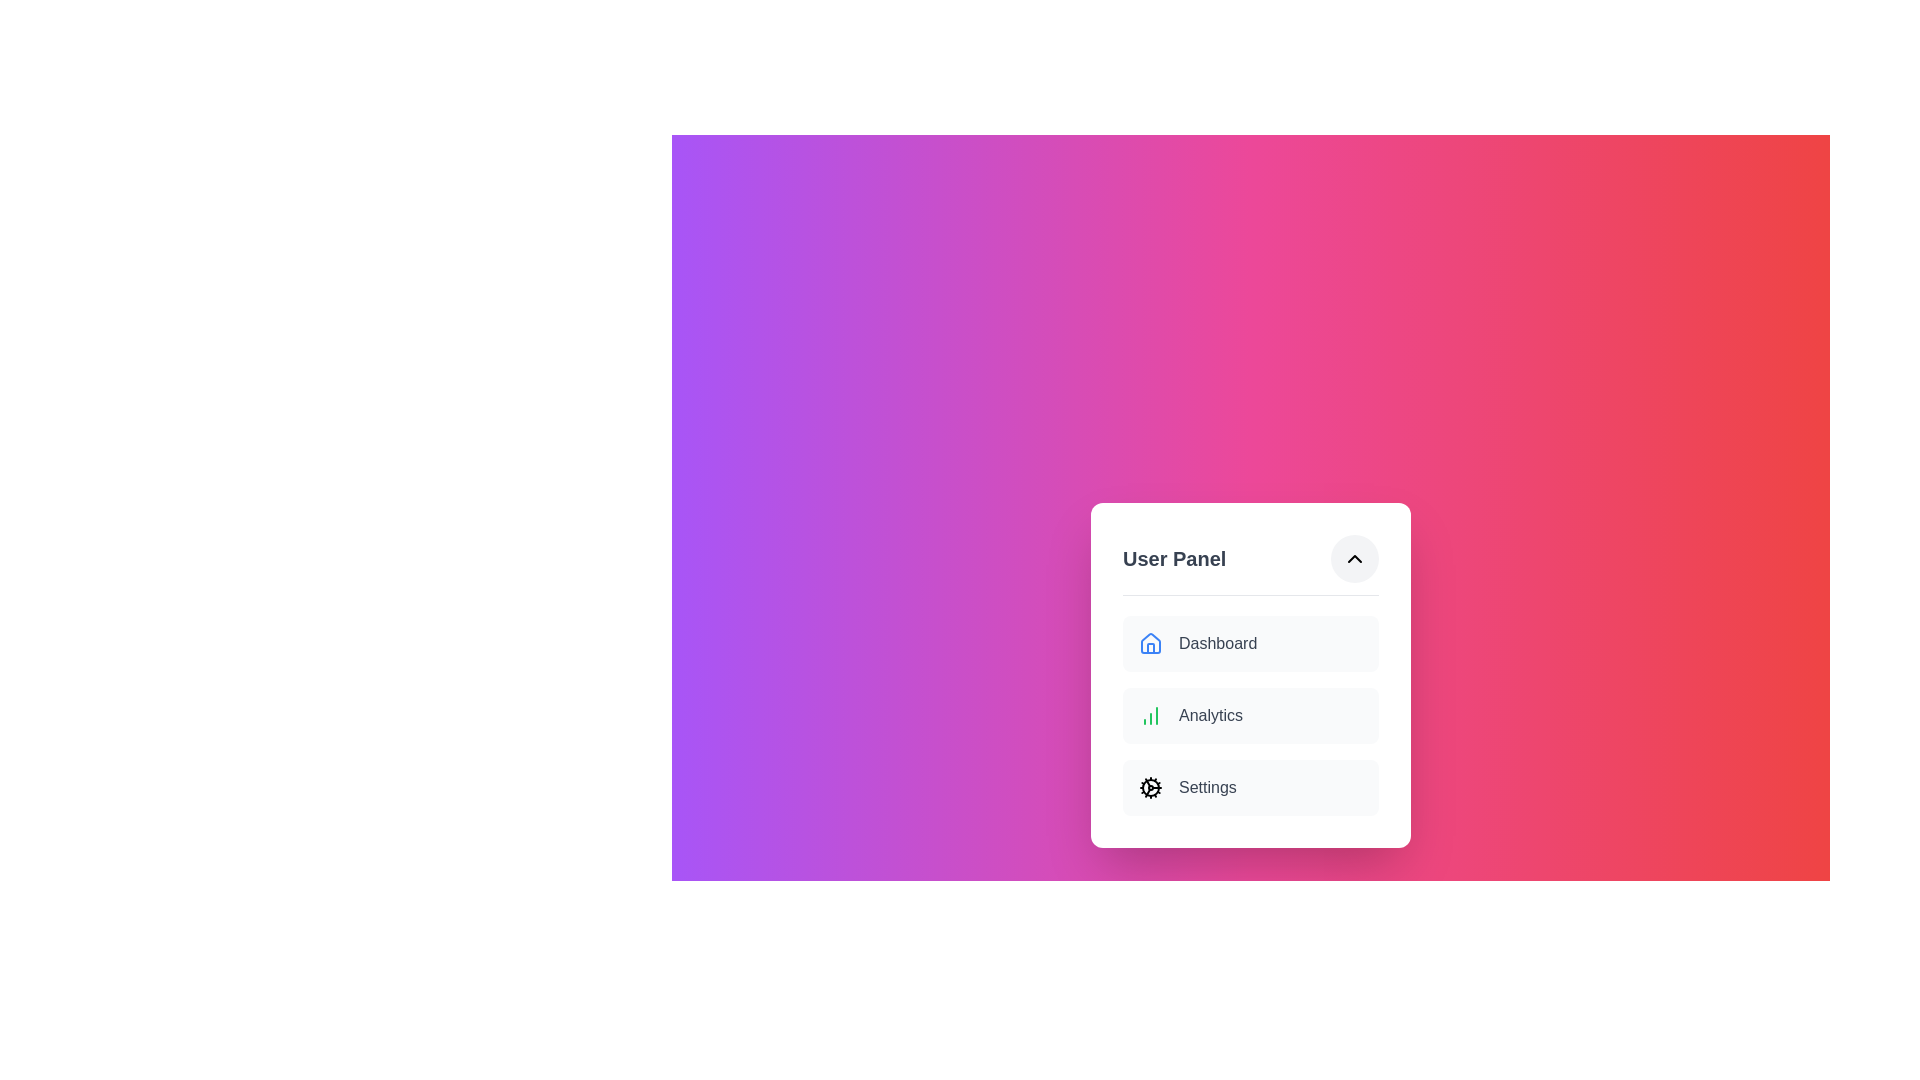 Image resolution: width=1920 pixels, height=1080 pixels. I want to click on the menu item Settings from the menu, so click(1250, 786).